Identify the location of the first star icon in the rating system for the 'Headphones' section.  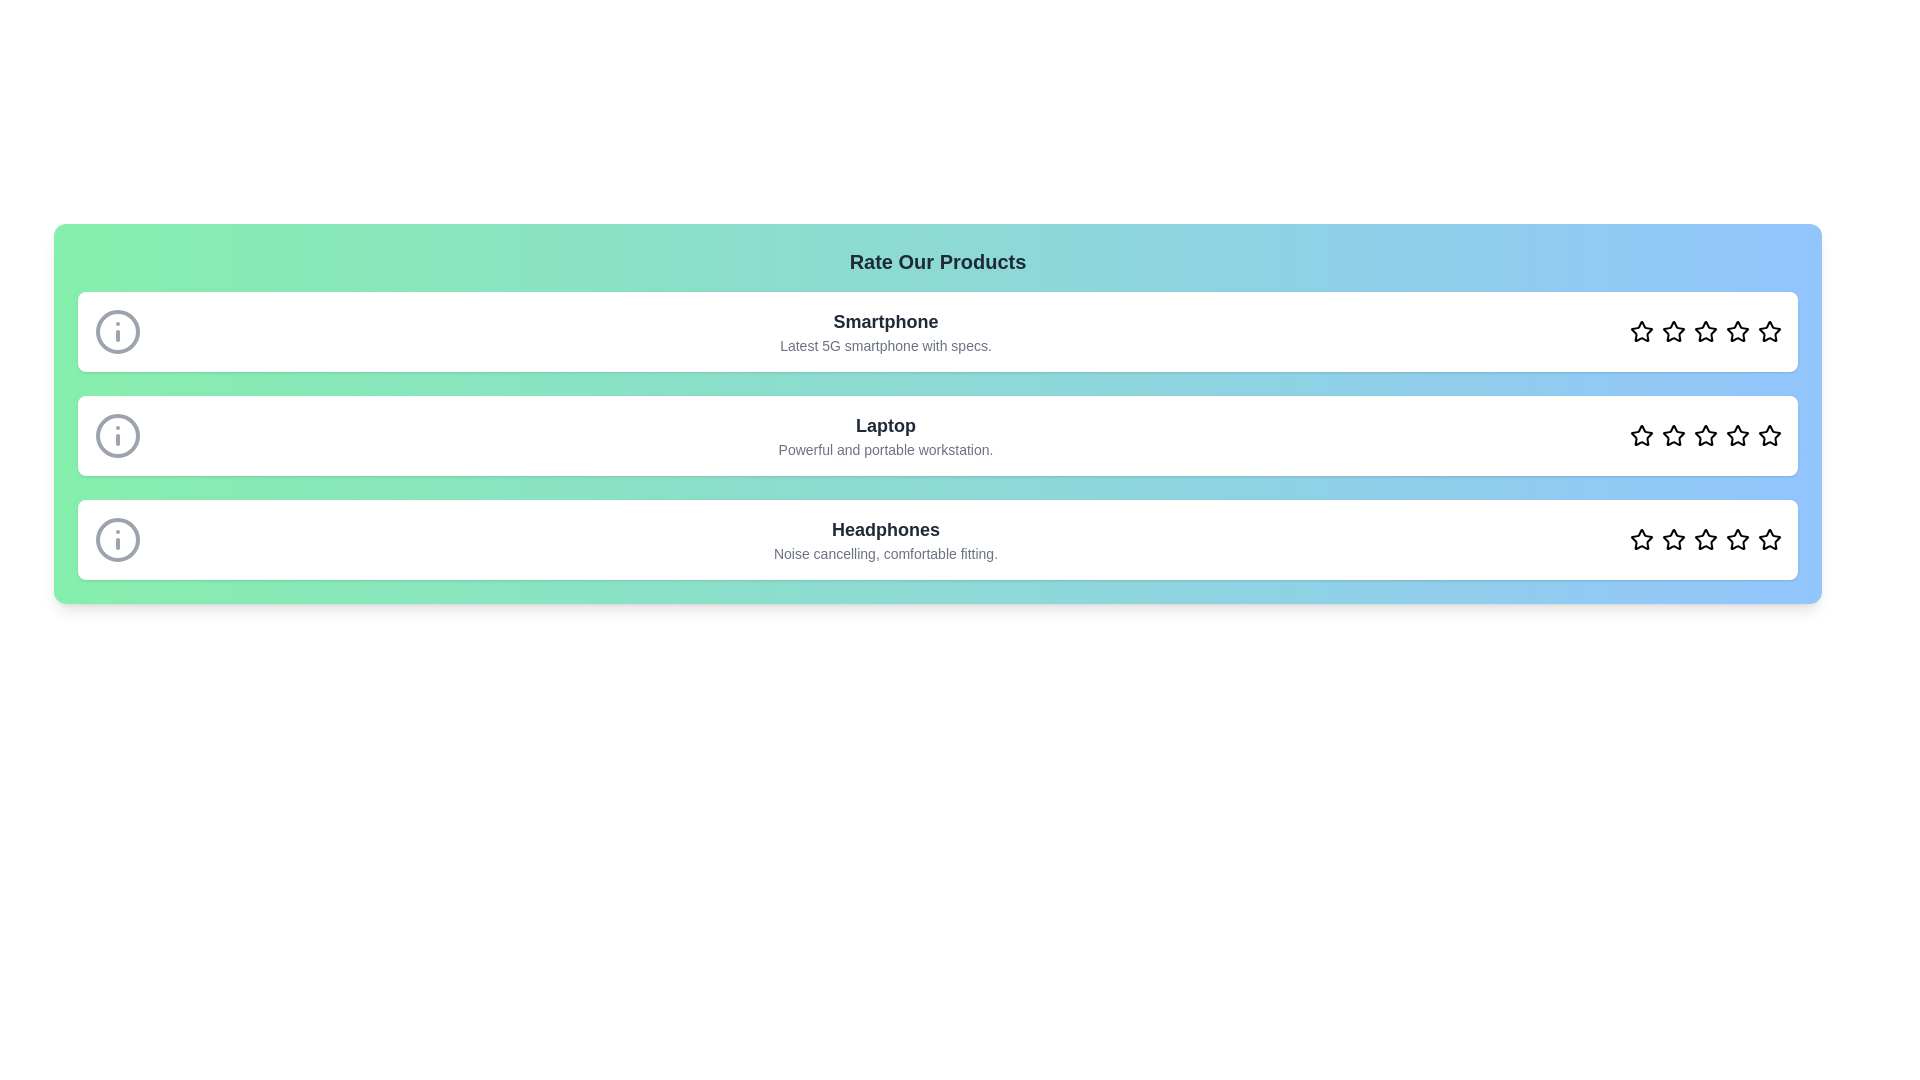
(1641, 540).